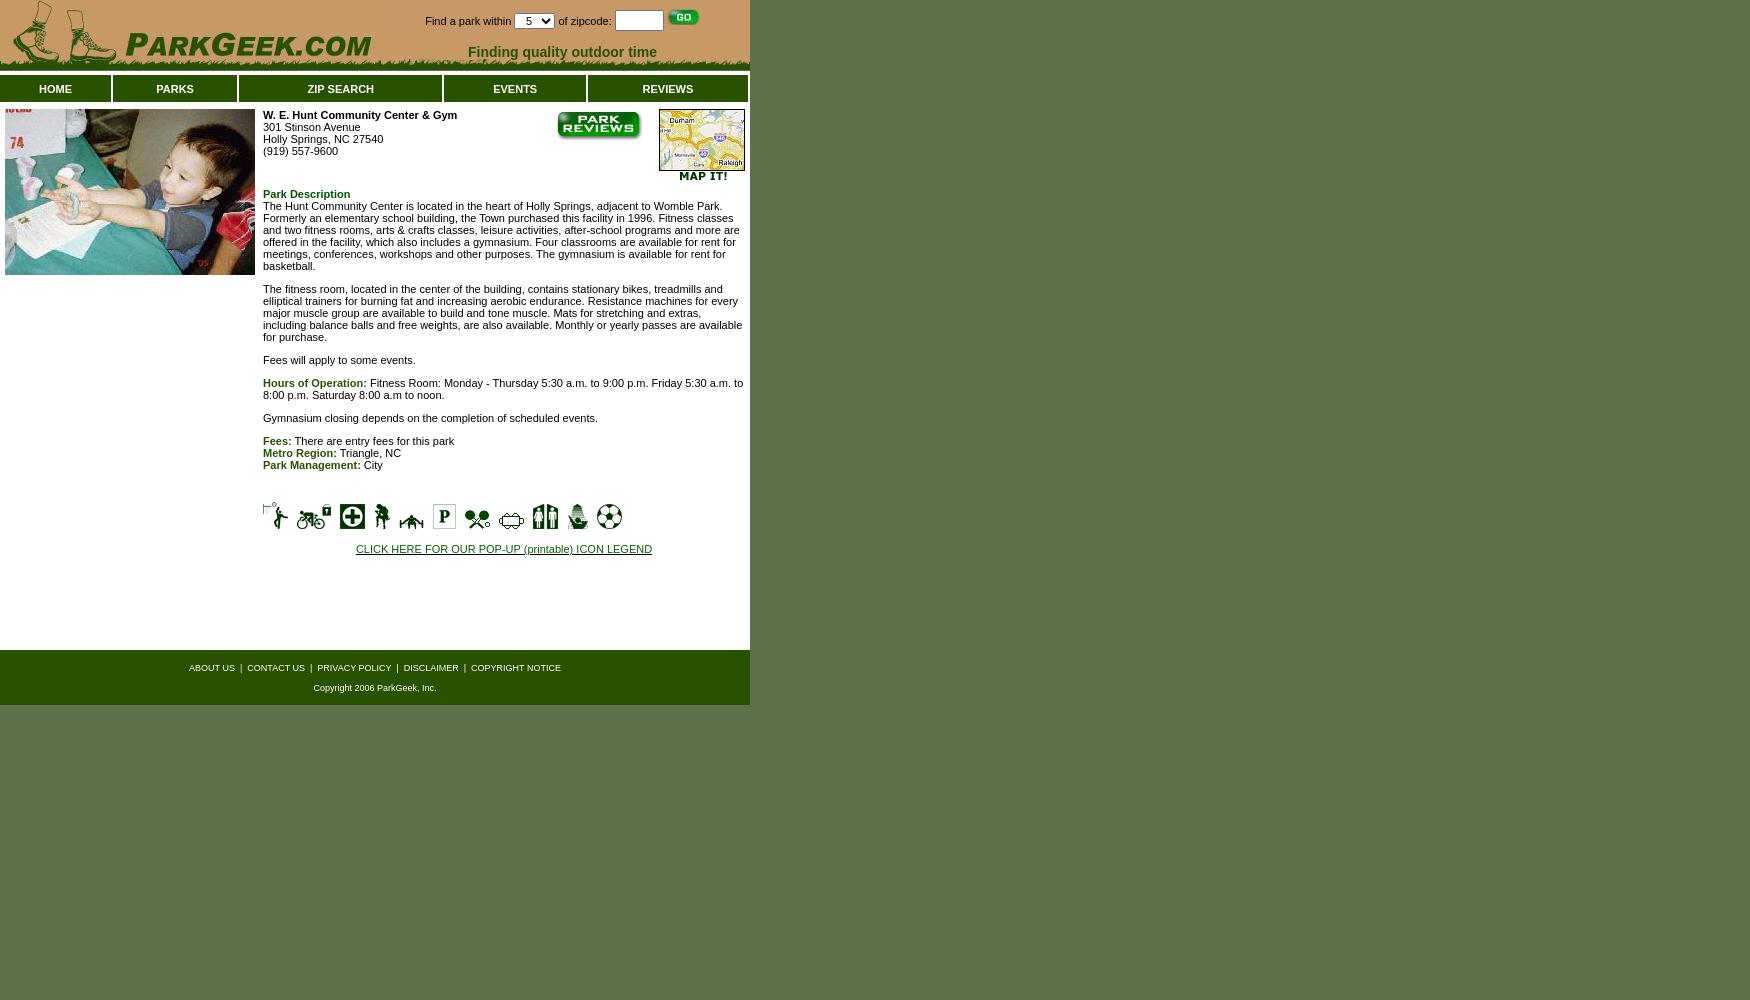 This screenshot has height=1000, width=1750. Describe the element at coordinates (368, 452) in the screenshot. I see `'Triangle, NC'` at that location.